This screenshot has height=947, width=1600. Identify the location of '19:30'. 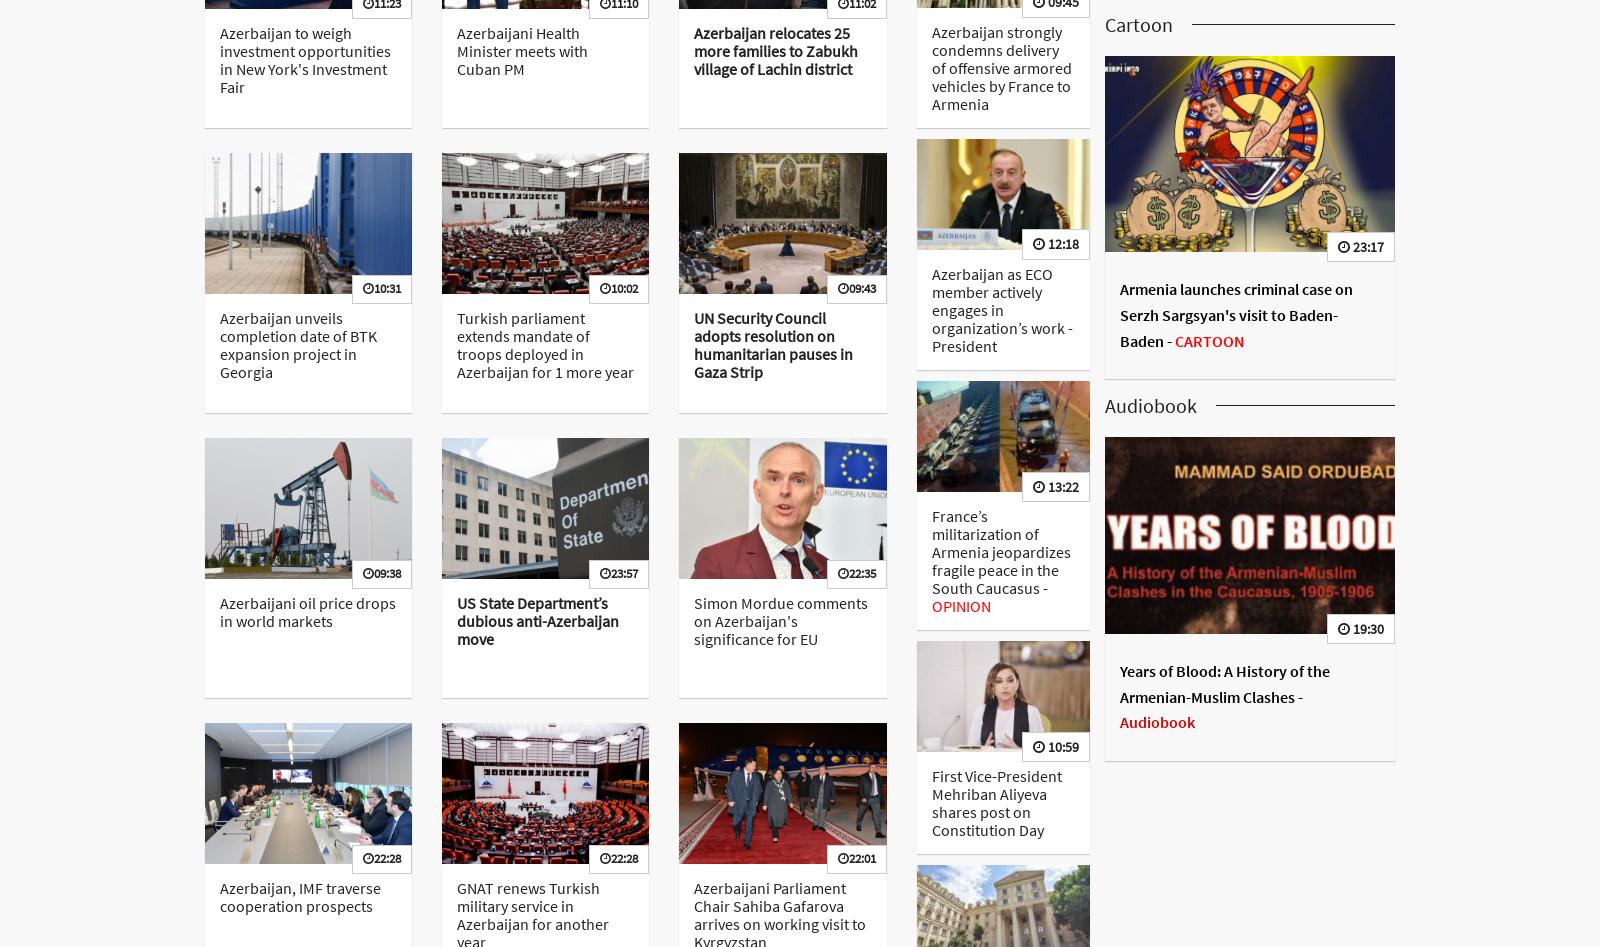
(1365, 627).